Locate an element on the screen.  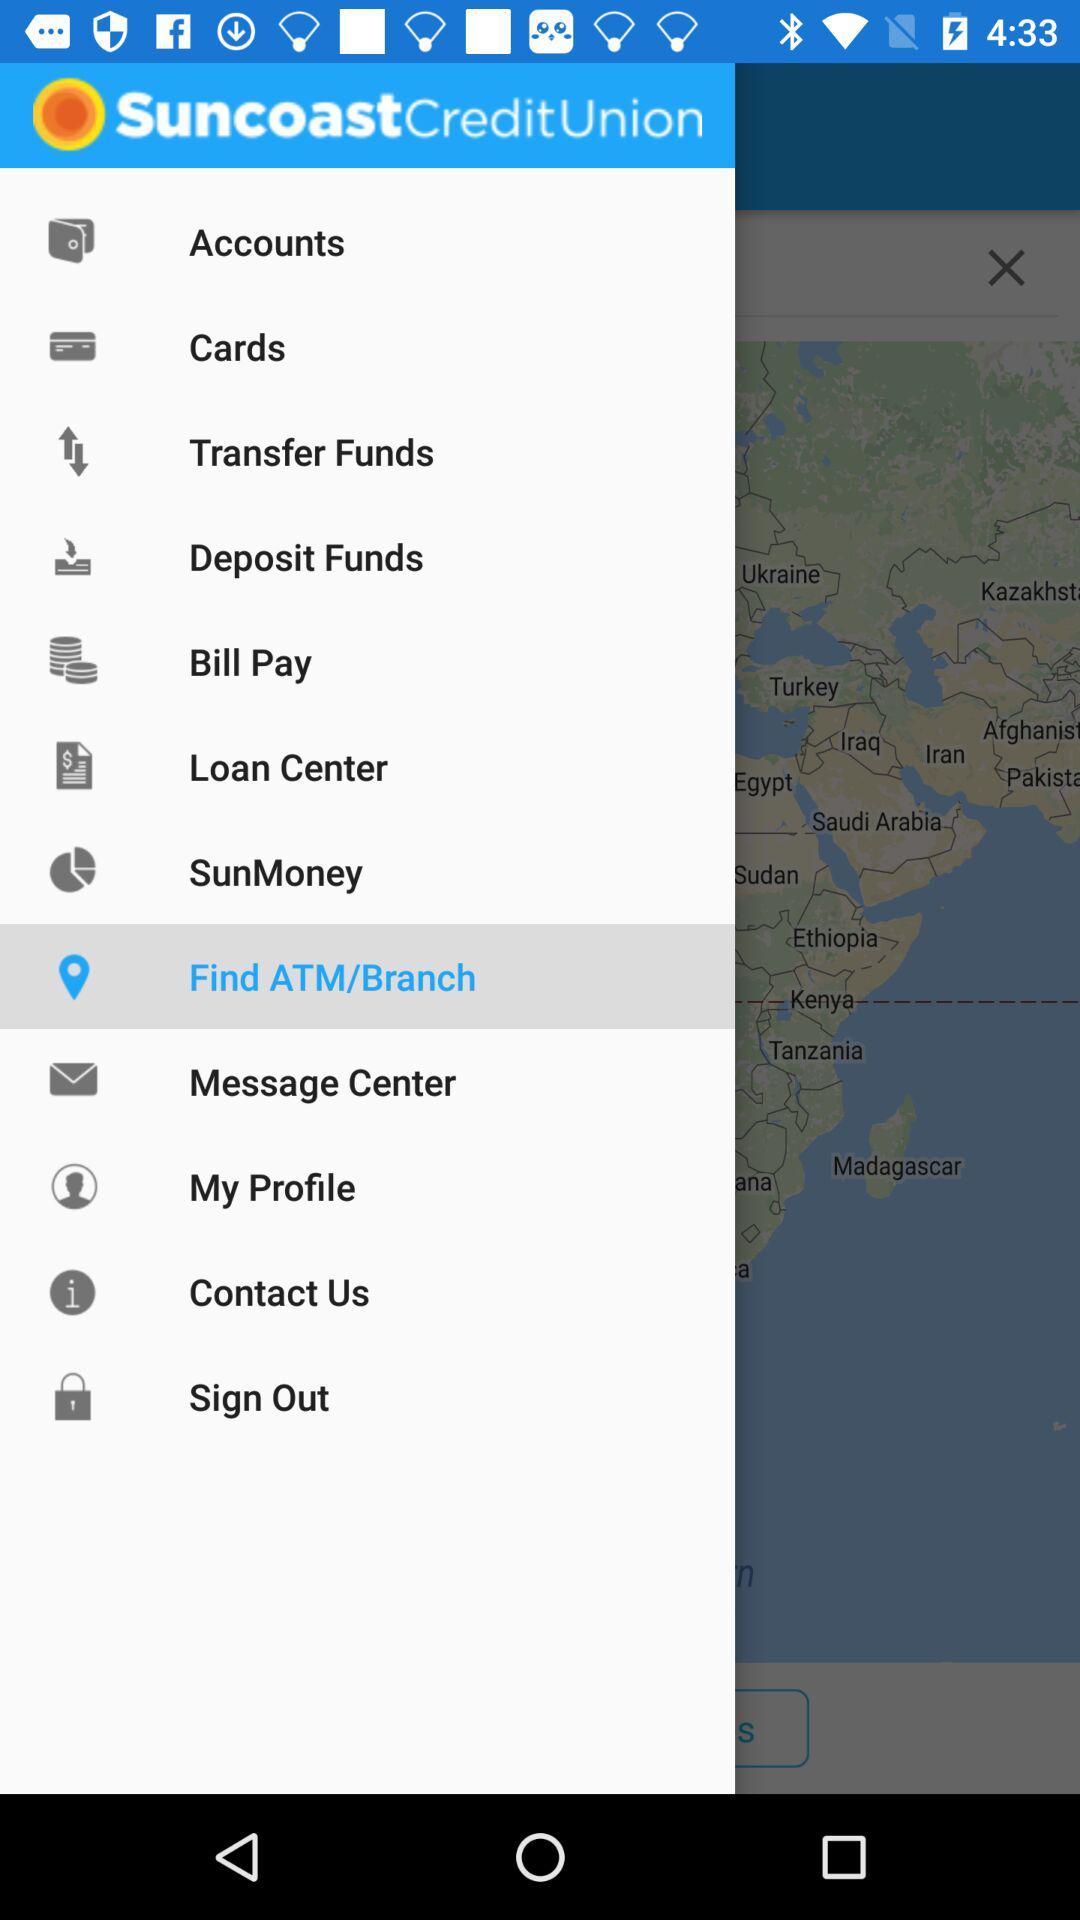
the app next to locations item is located at coordinates (72, 135).